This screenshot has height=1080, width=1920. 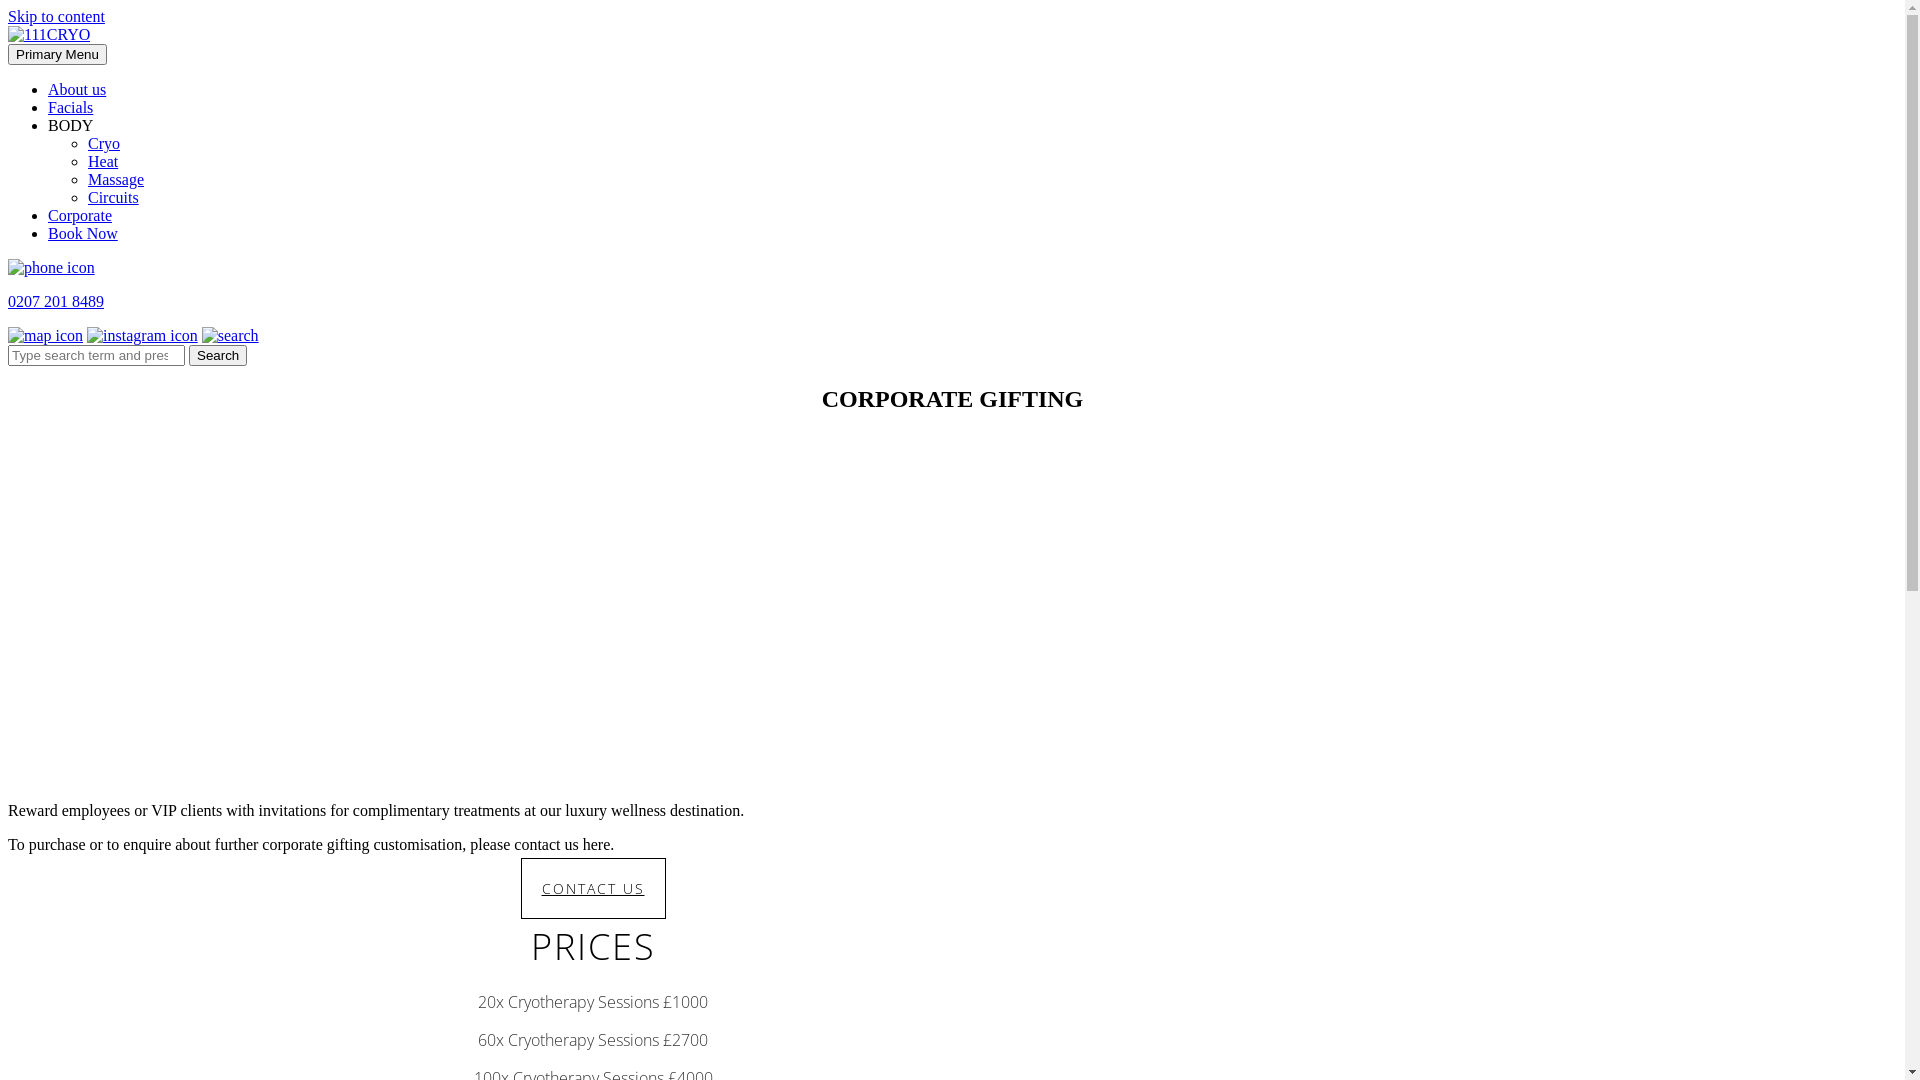 I want to click on 'Circuits', so click(x=86, y=197).